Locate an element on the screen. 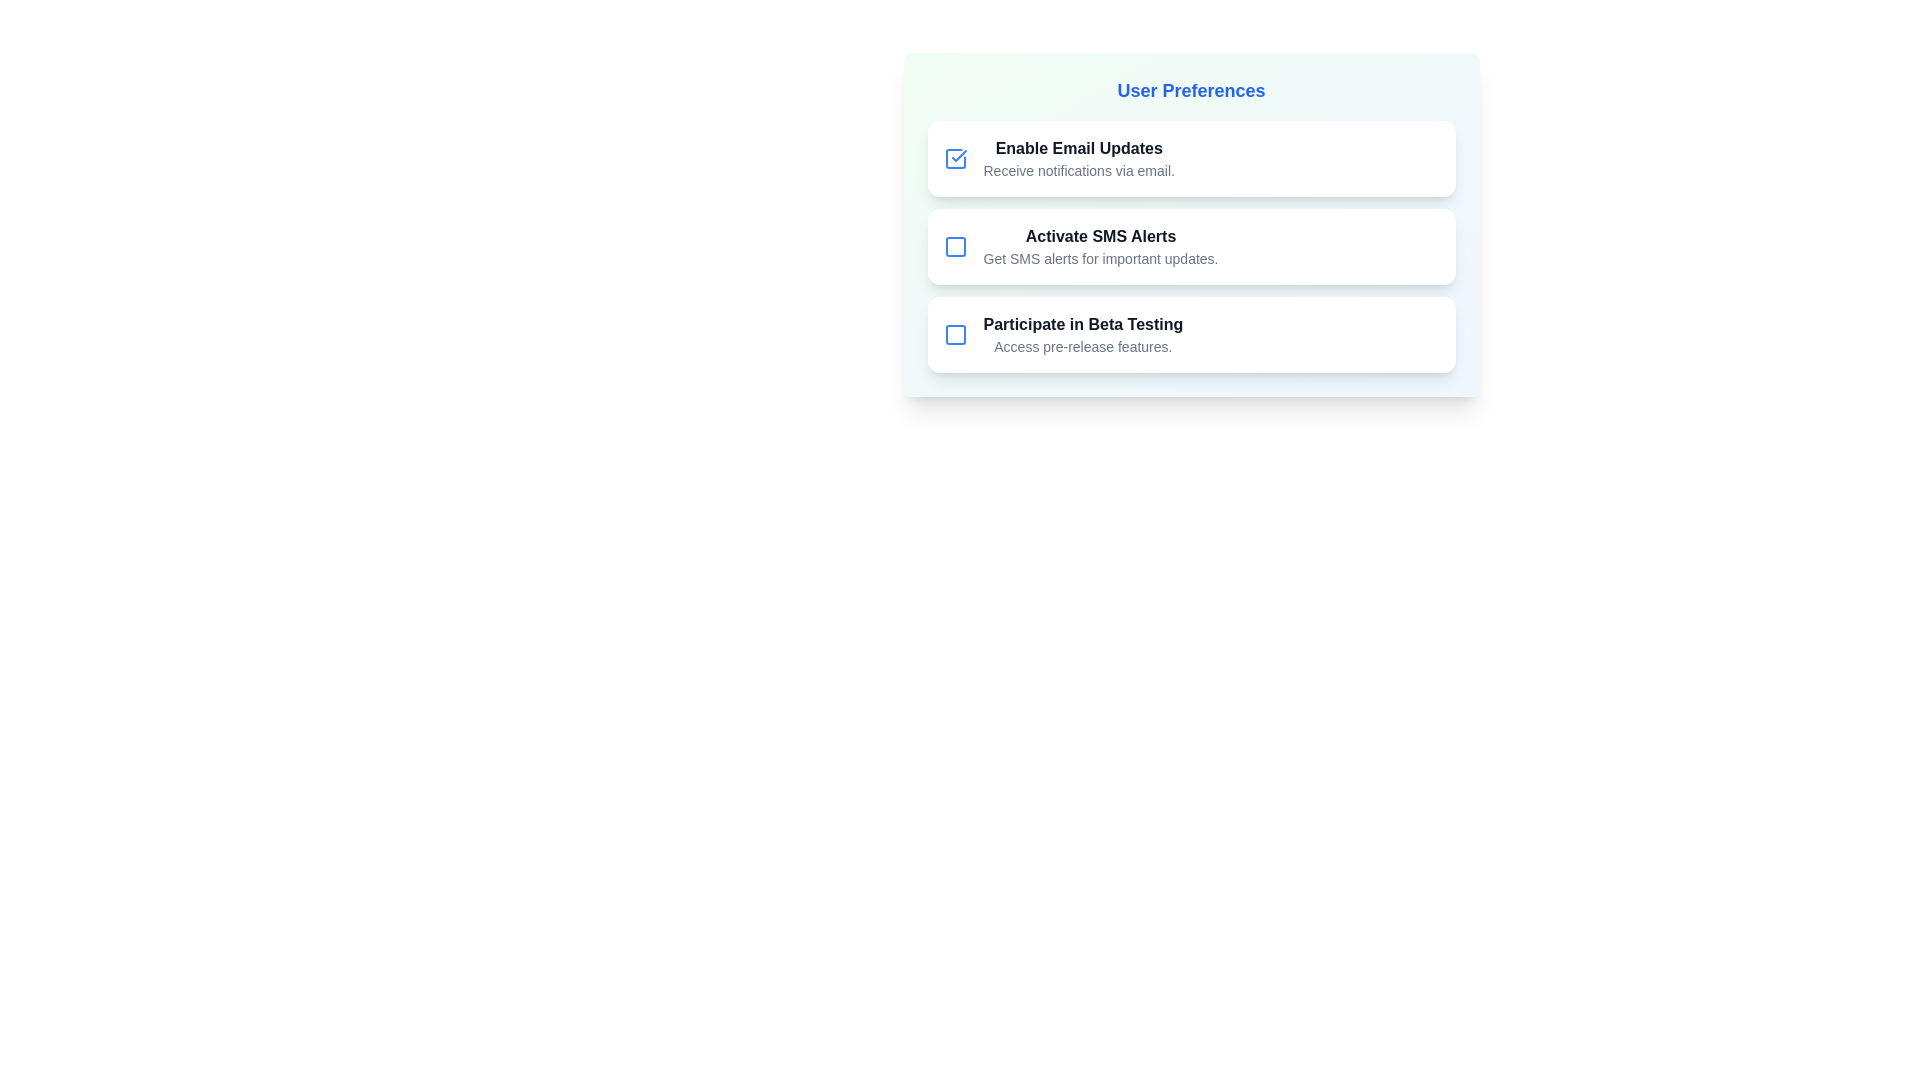 The height and width of the screenshot is (1080, 1920). the supplementary text label for the 'Activate SMS Alerts' option, which is located directly below the main text in the user preferences section is located at coordinates (1099, 257).